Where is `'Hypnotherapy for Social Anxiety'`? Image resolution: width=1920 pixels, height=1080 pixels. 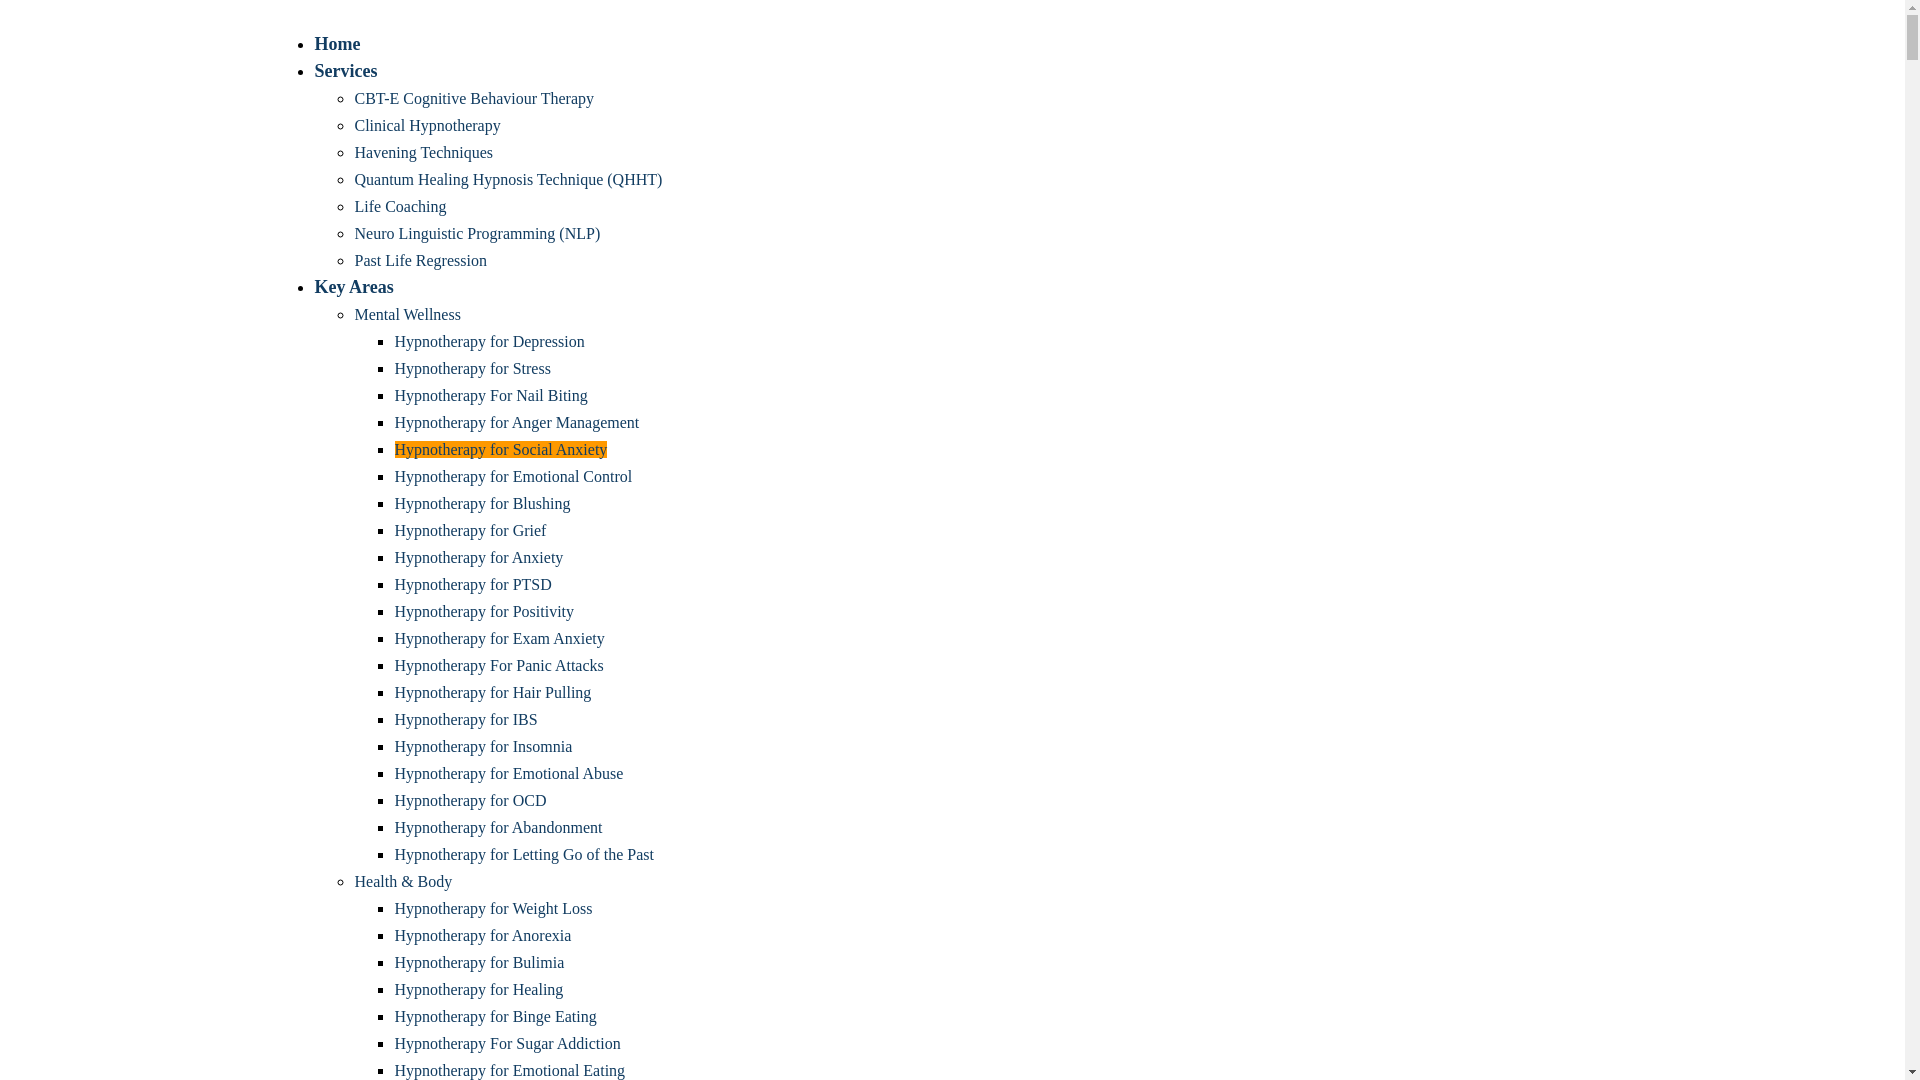
'Hypnotherapy for Social Anxiety' is located at coordinates (500, 448).